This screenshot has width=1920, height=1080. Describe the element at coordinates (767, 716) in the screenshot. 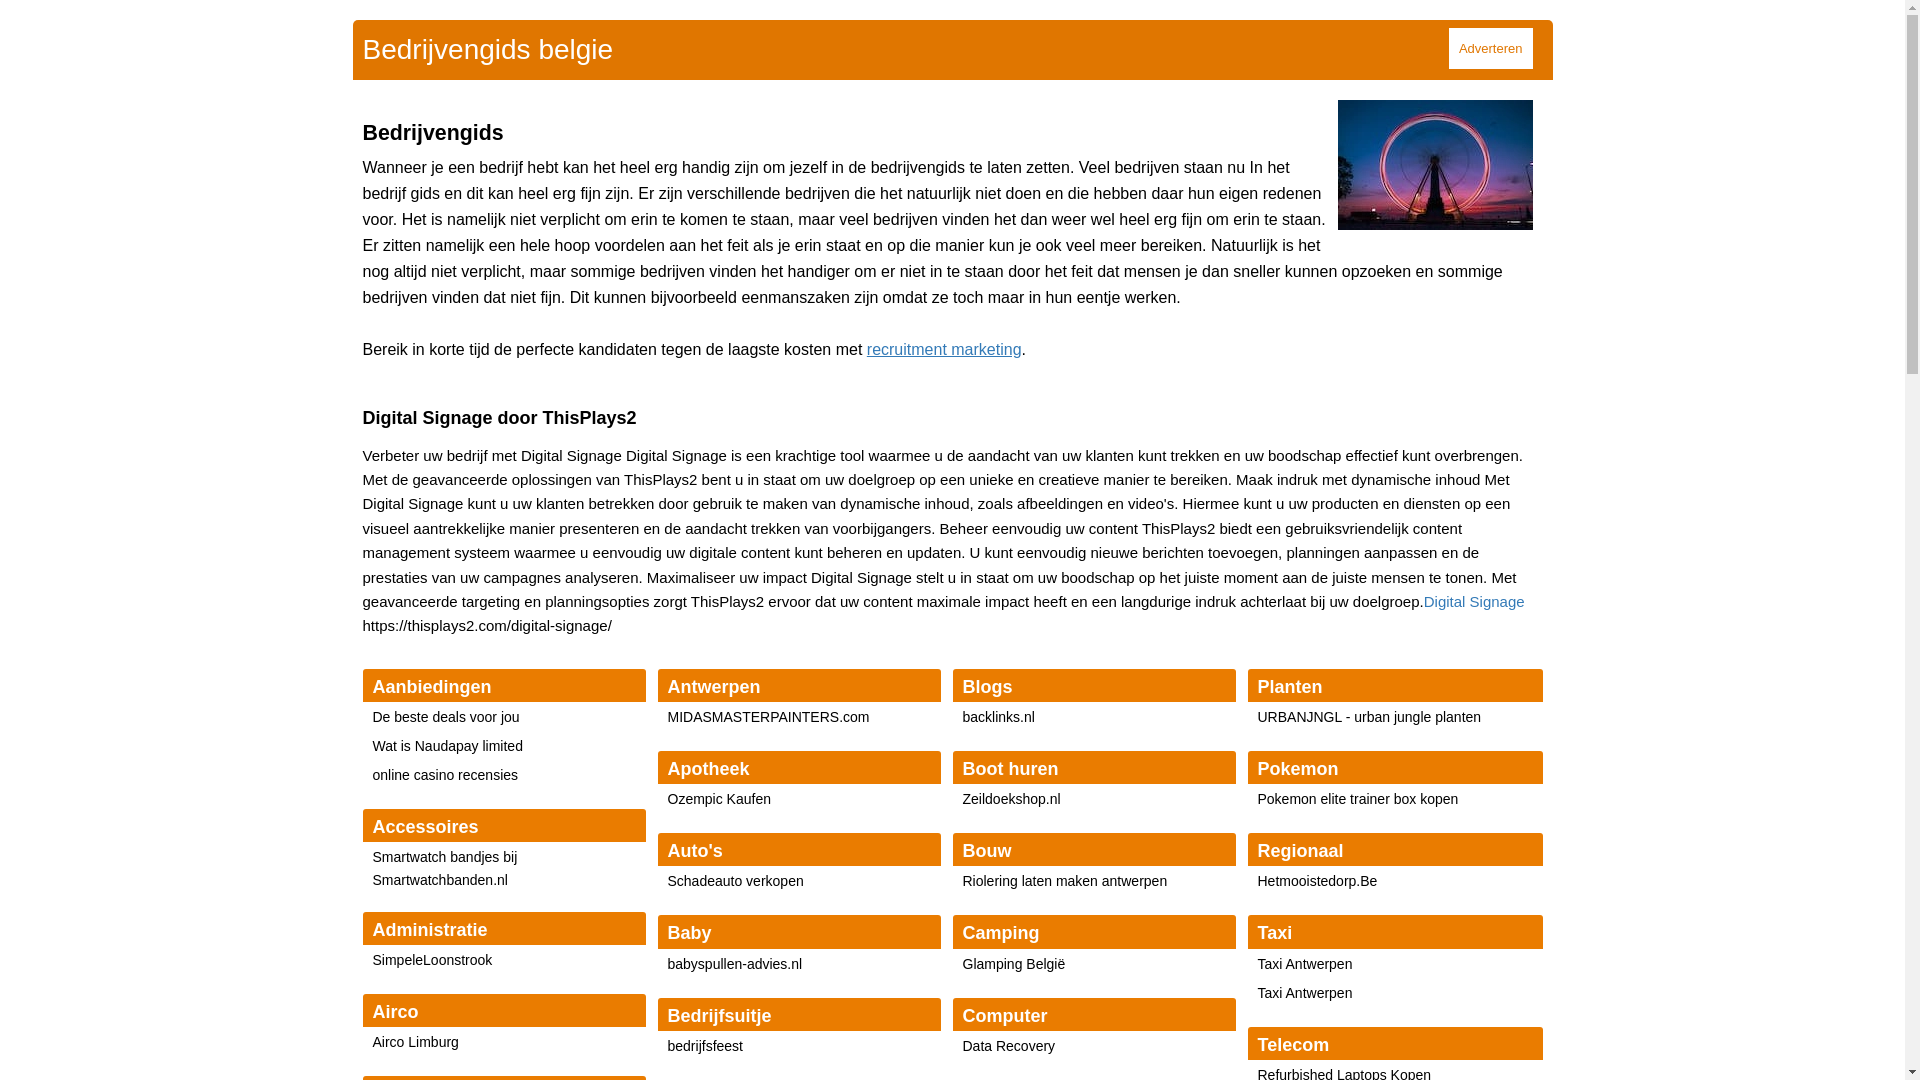

I see `'MIDASMASTERPAINTERS.com'` at that location.